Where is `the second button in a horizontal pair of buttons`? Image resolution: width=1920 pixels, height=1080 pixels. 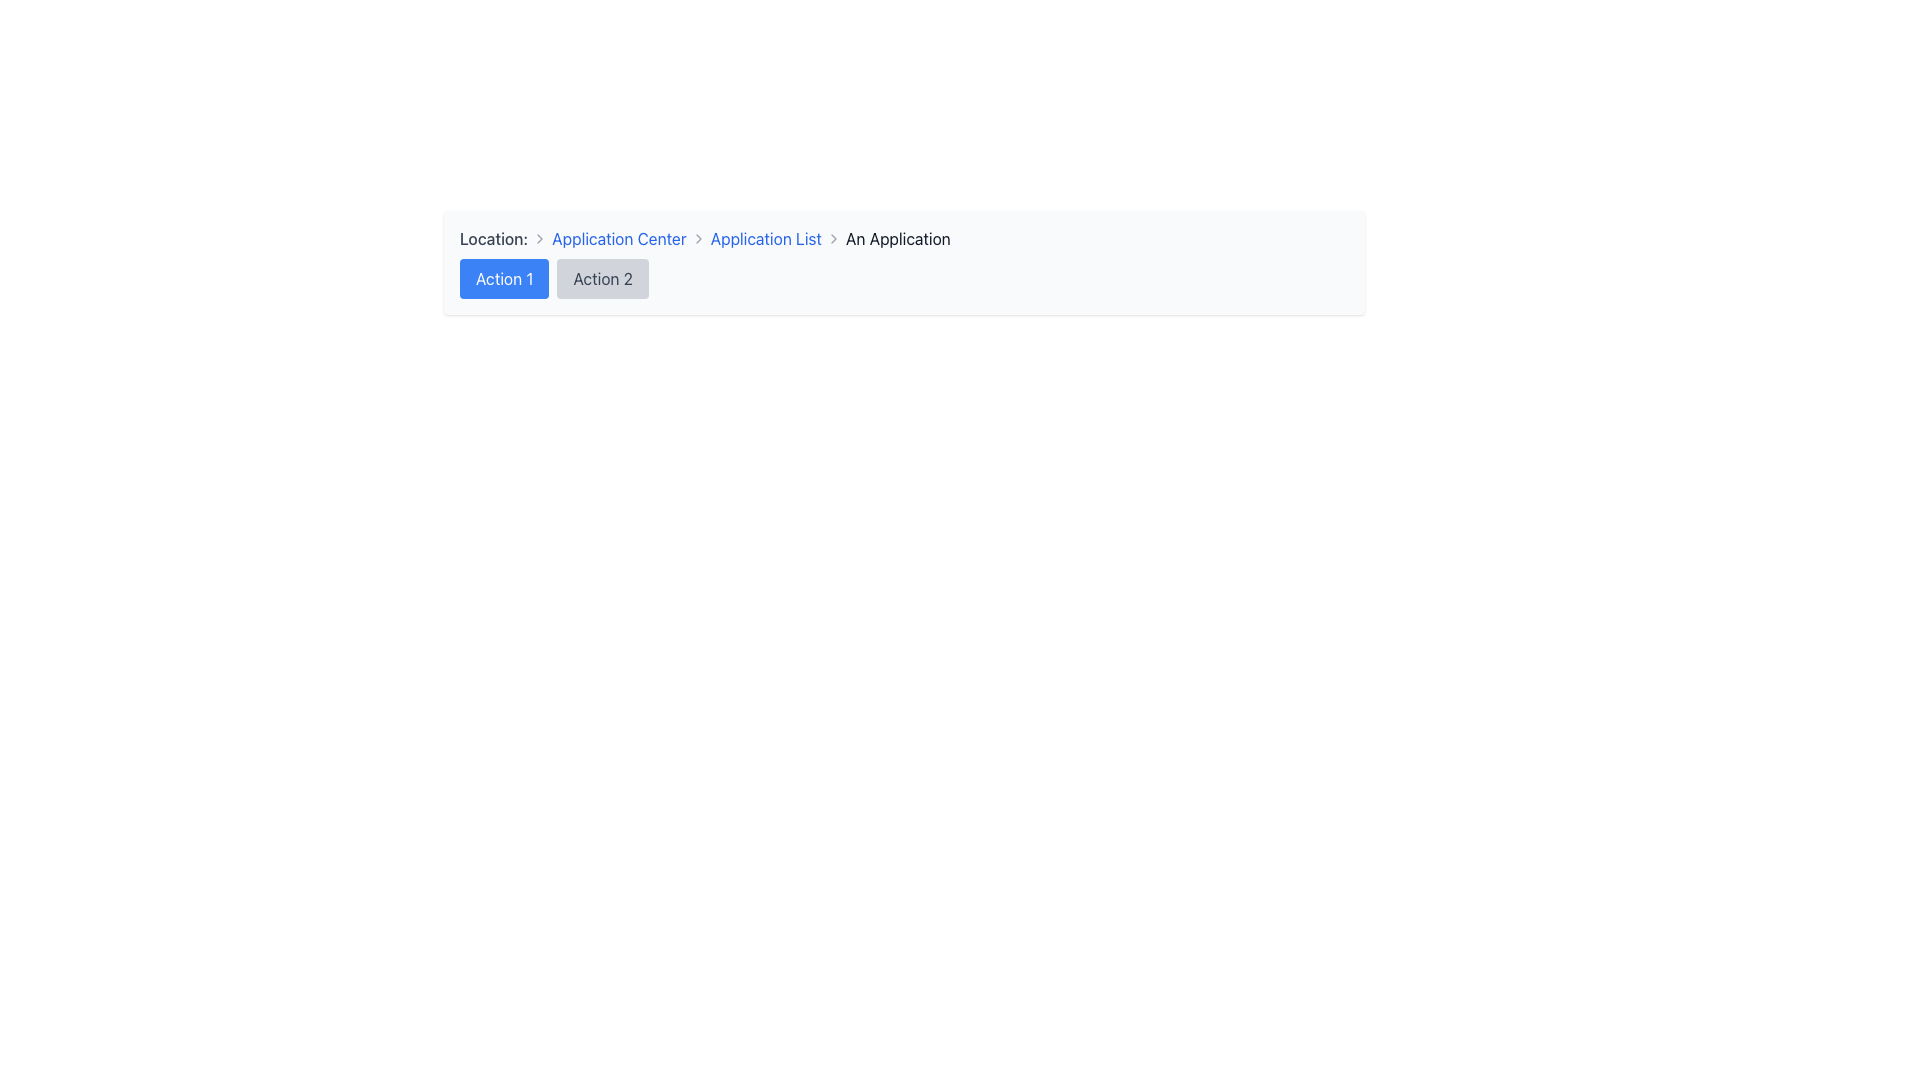 the second button in a horizontal pair of buttons is located at coordinates (602, 278).